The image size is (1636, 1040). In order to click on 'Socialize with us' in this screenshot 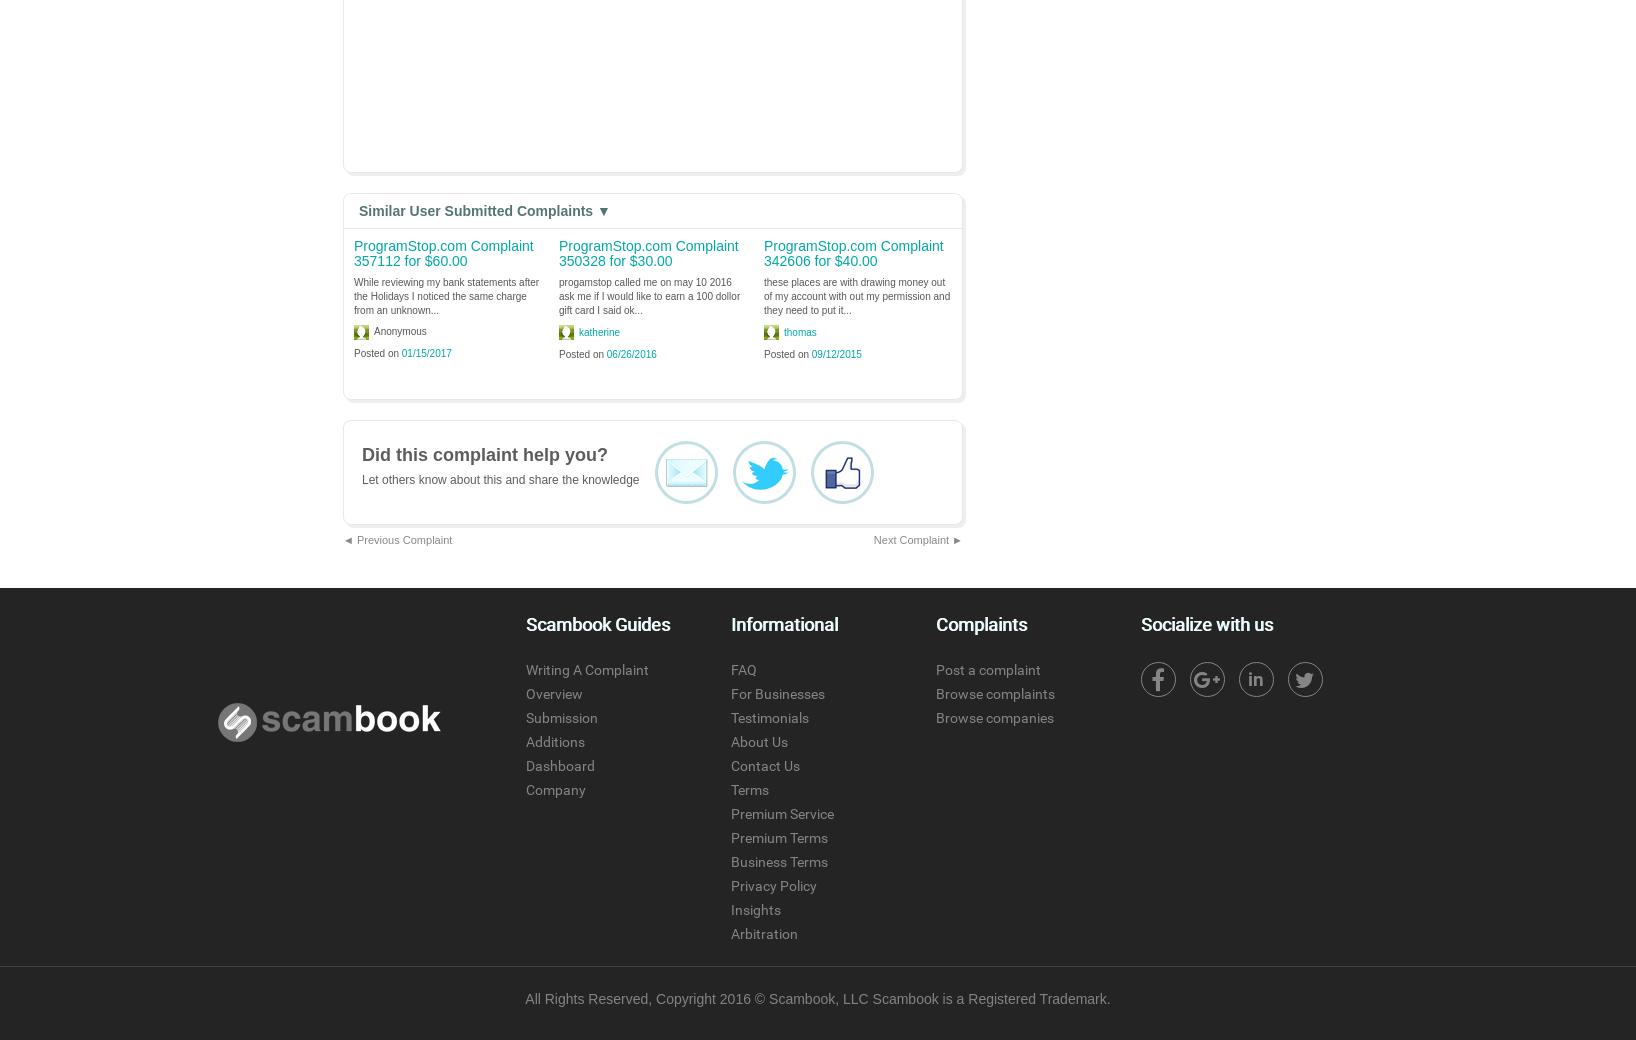, I will do `click(1206, 623)`.